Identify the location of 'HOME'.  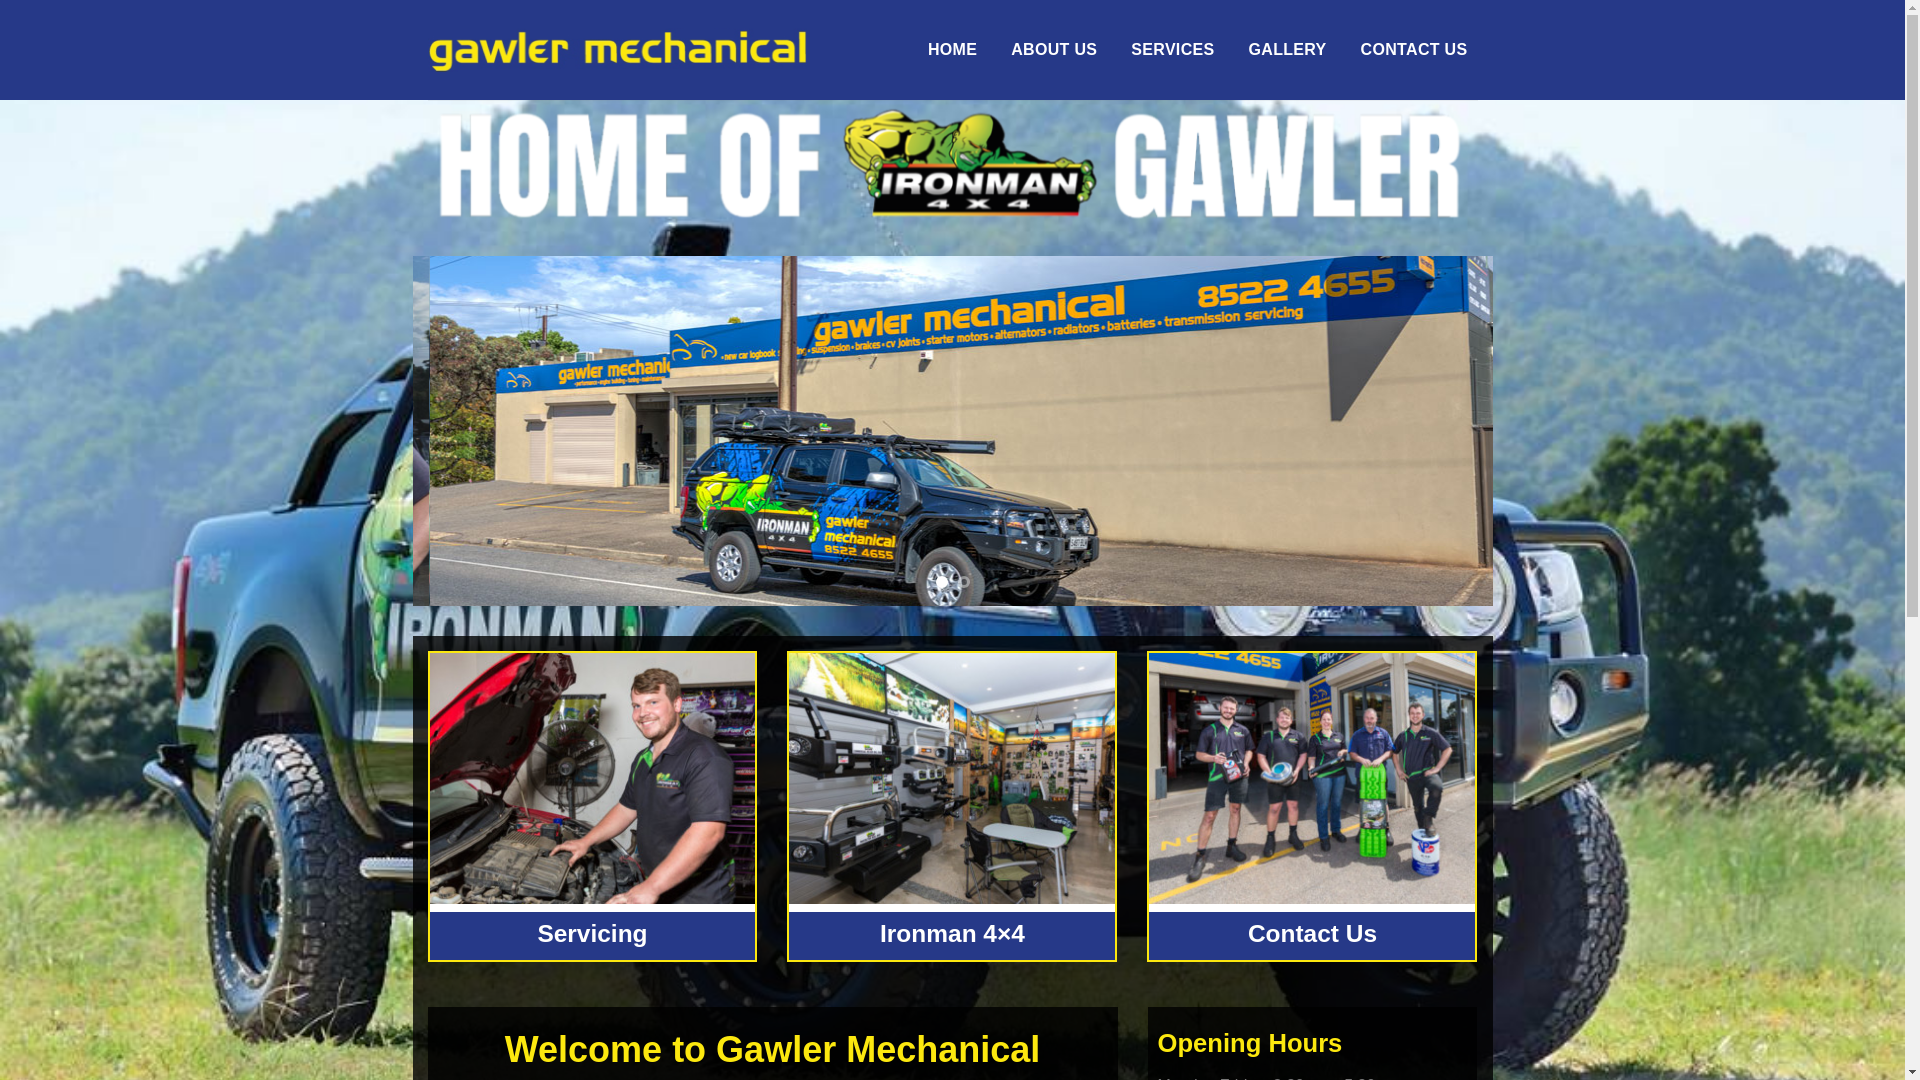
(951, 49).